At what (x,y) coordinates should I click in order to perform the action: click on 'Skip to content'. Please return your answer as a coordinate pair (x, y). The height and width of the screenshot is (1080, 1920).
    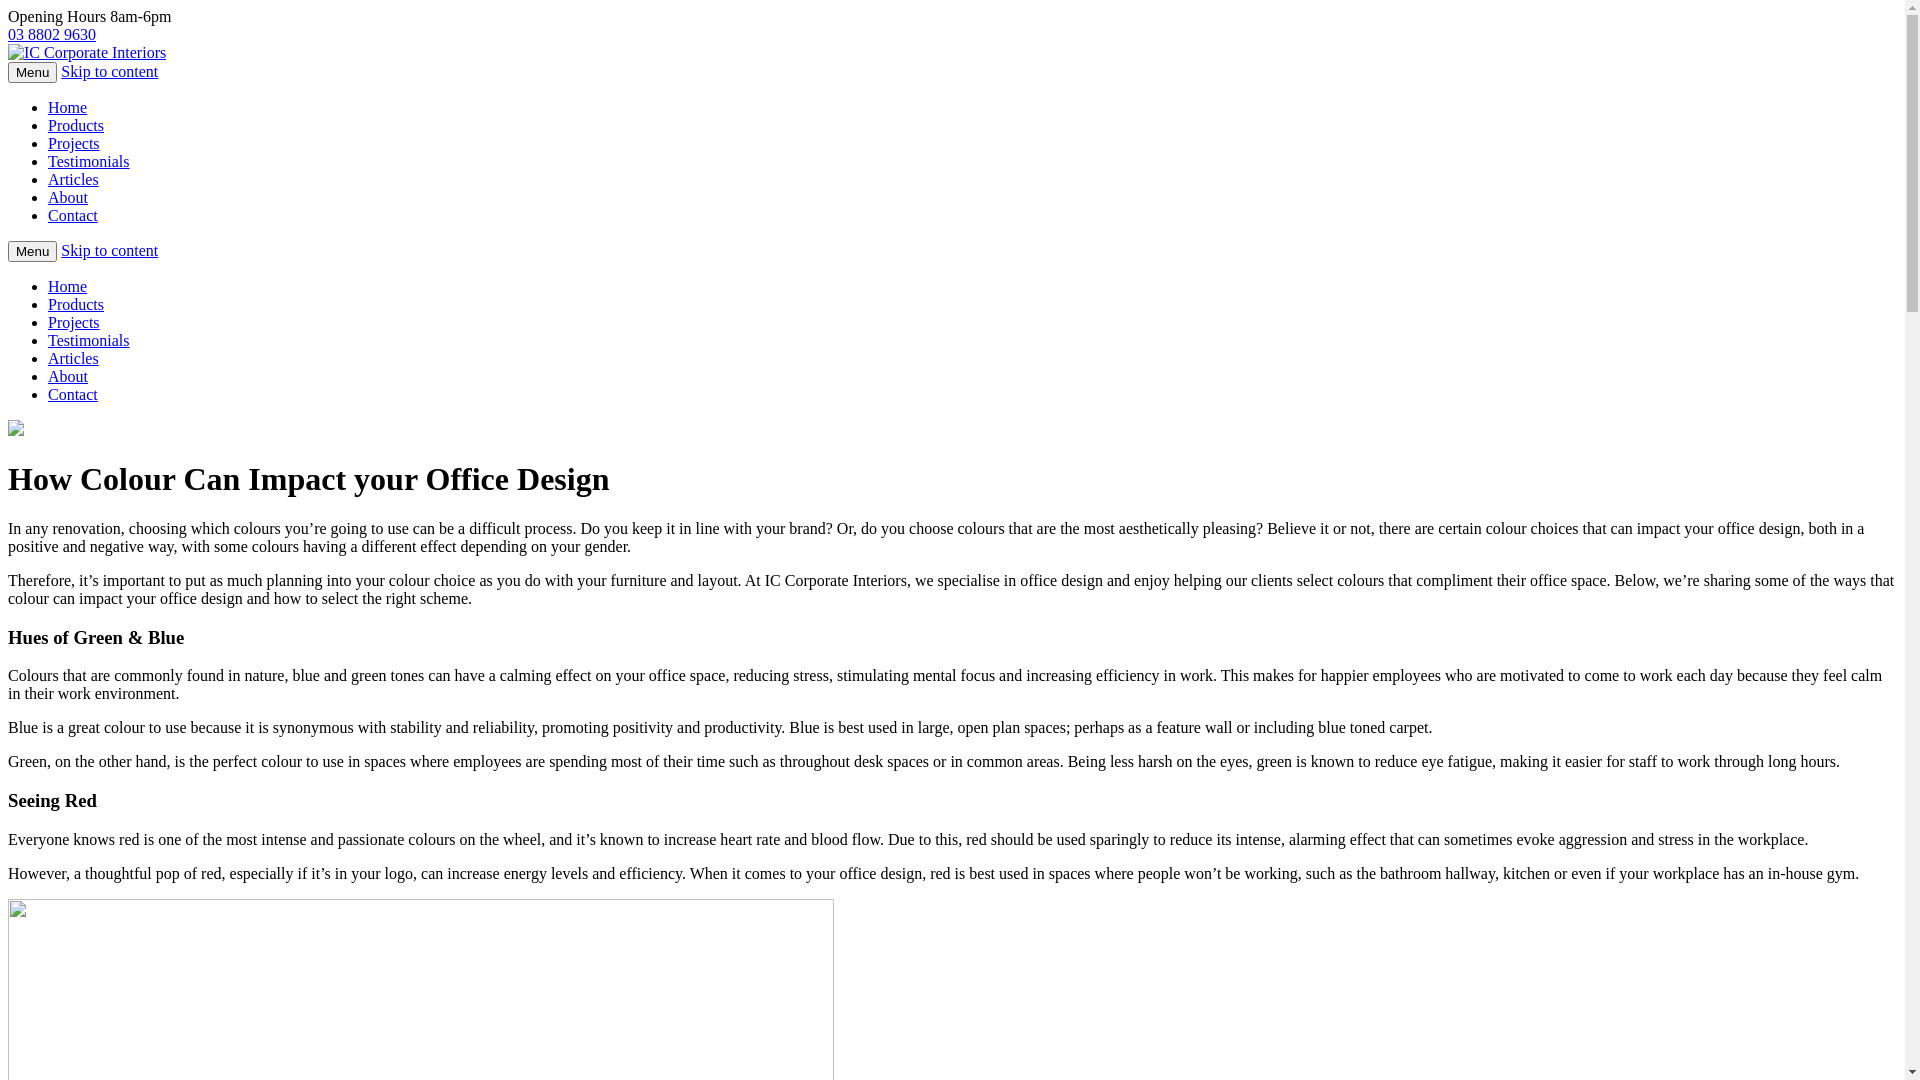
    Looking at the image, I should click on (61, 70).